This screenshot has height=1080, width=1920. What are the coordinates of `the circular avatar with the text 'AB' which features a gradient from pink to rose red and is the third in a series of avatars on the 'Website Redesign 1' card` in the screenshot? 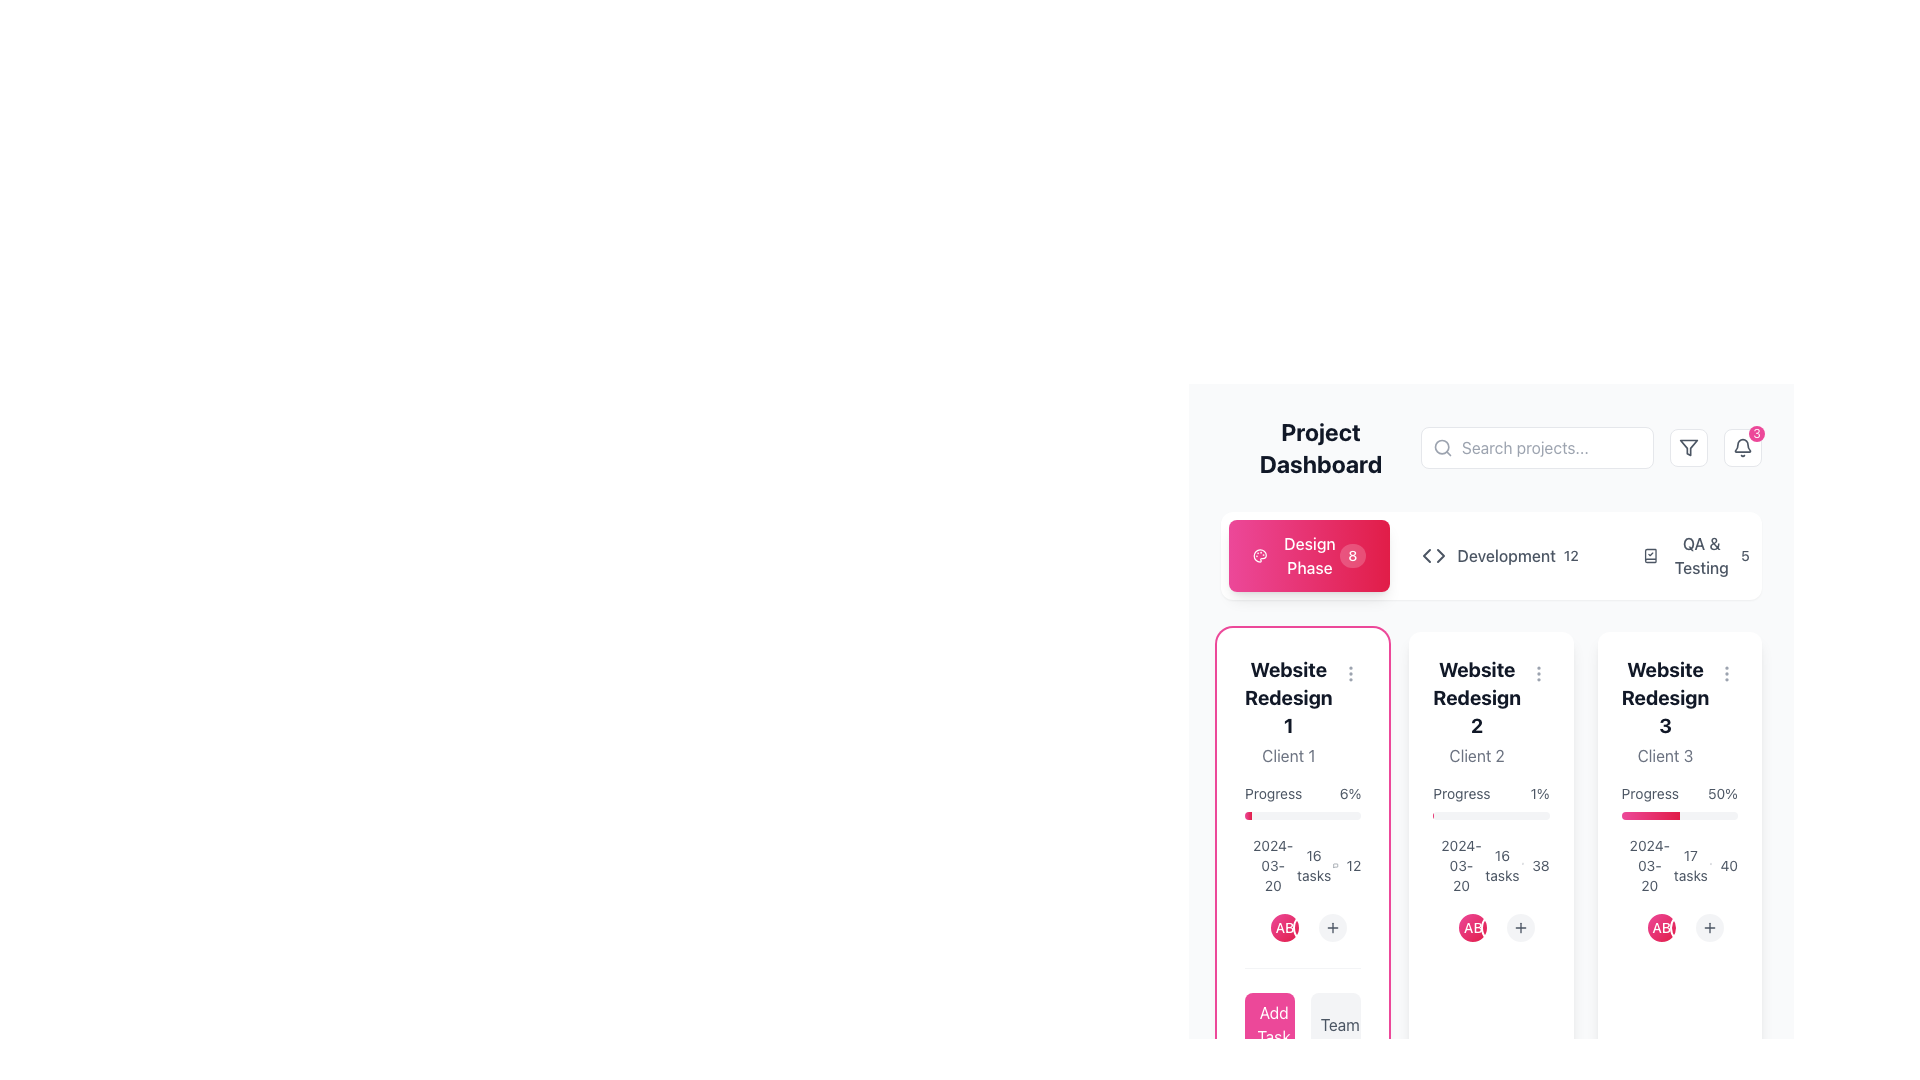 It's located at (1309, 928).